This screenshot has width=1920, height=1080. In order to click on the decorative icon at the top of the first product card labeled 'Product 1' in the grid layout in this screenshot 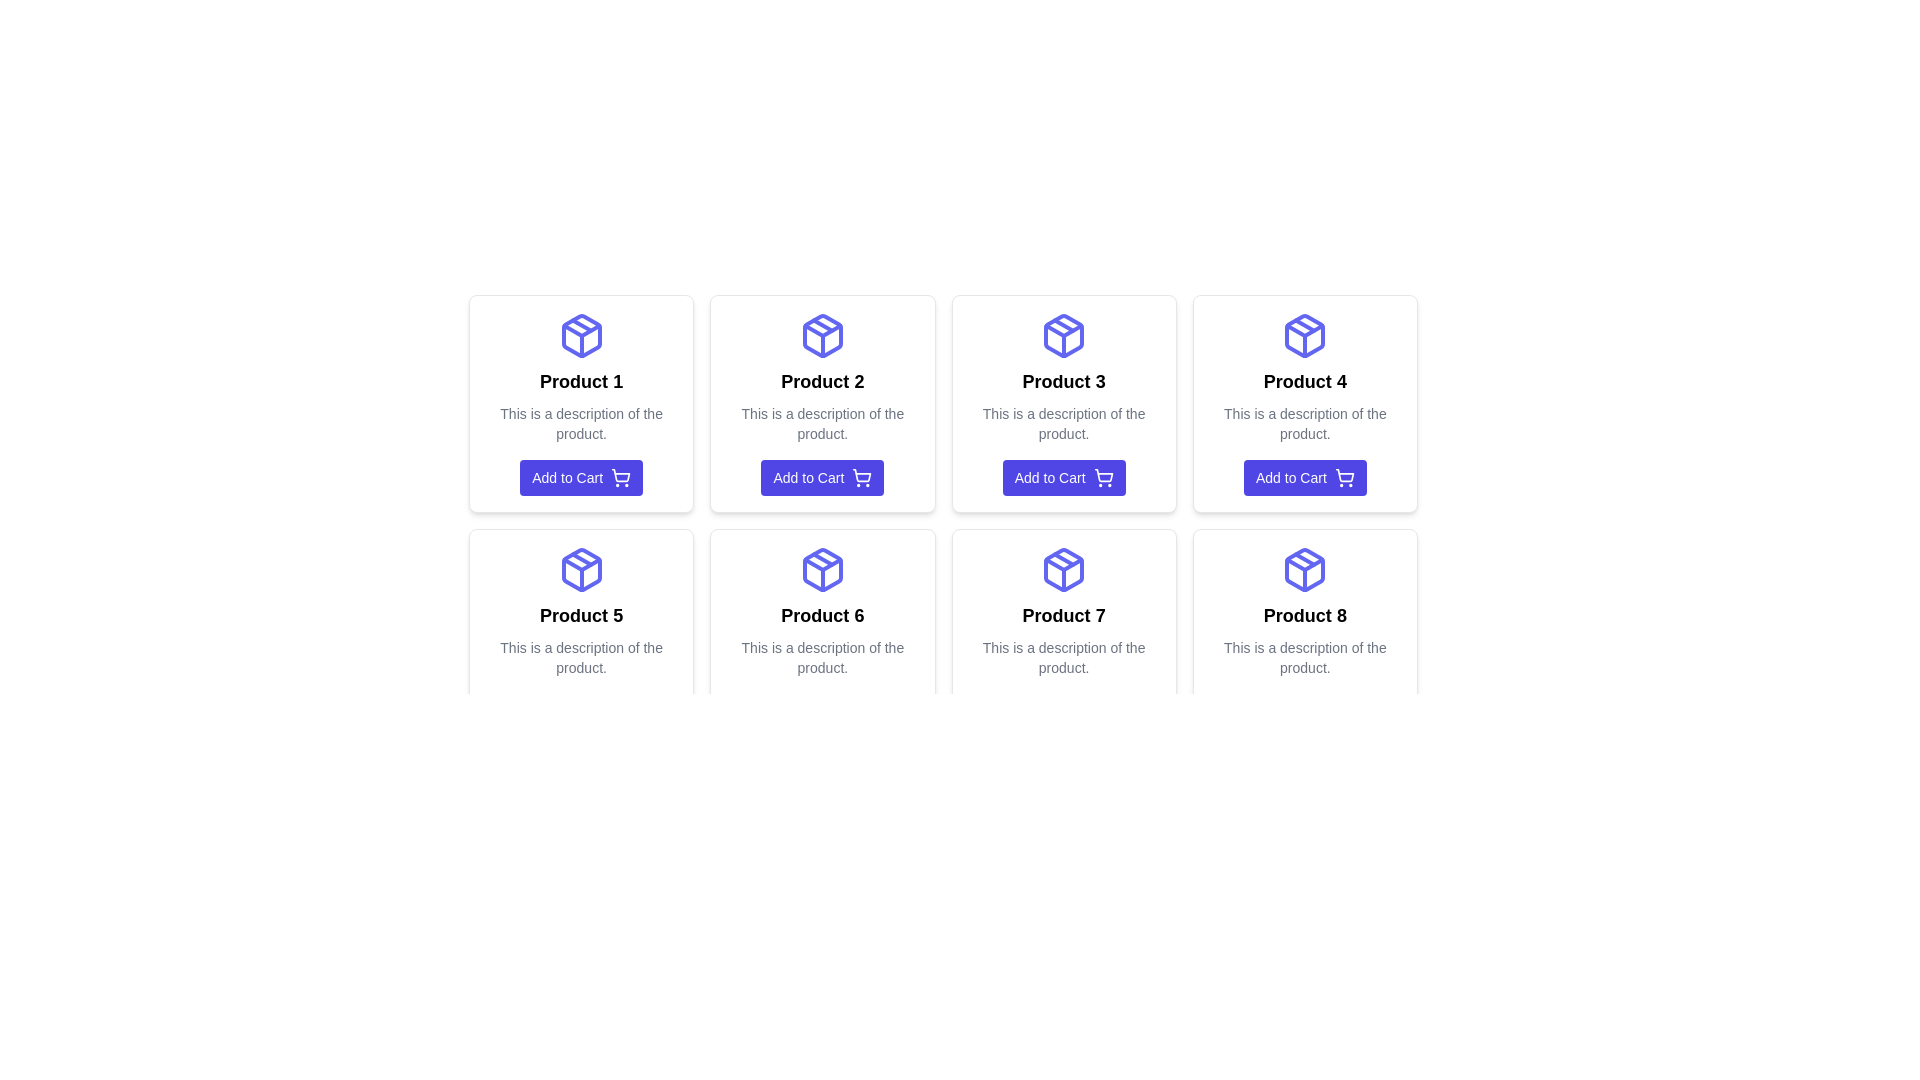, I will do `click(580, 334)`.